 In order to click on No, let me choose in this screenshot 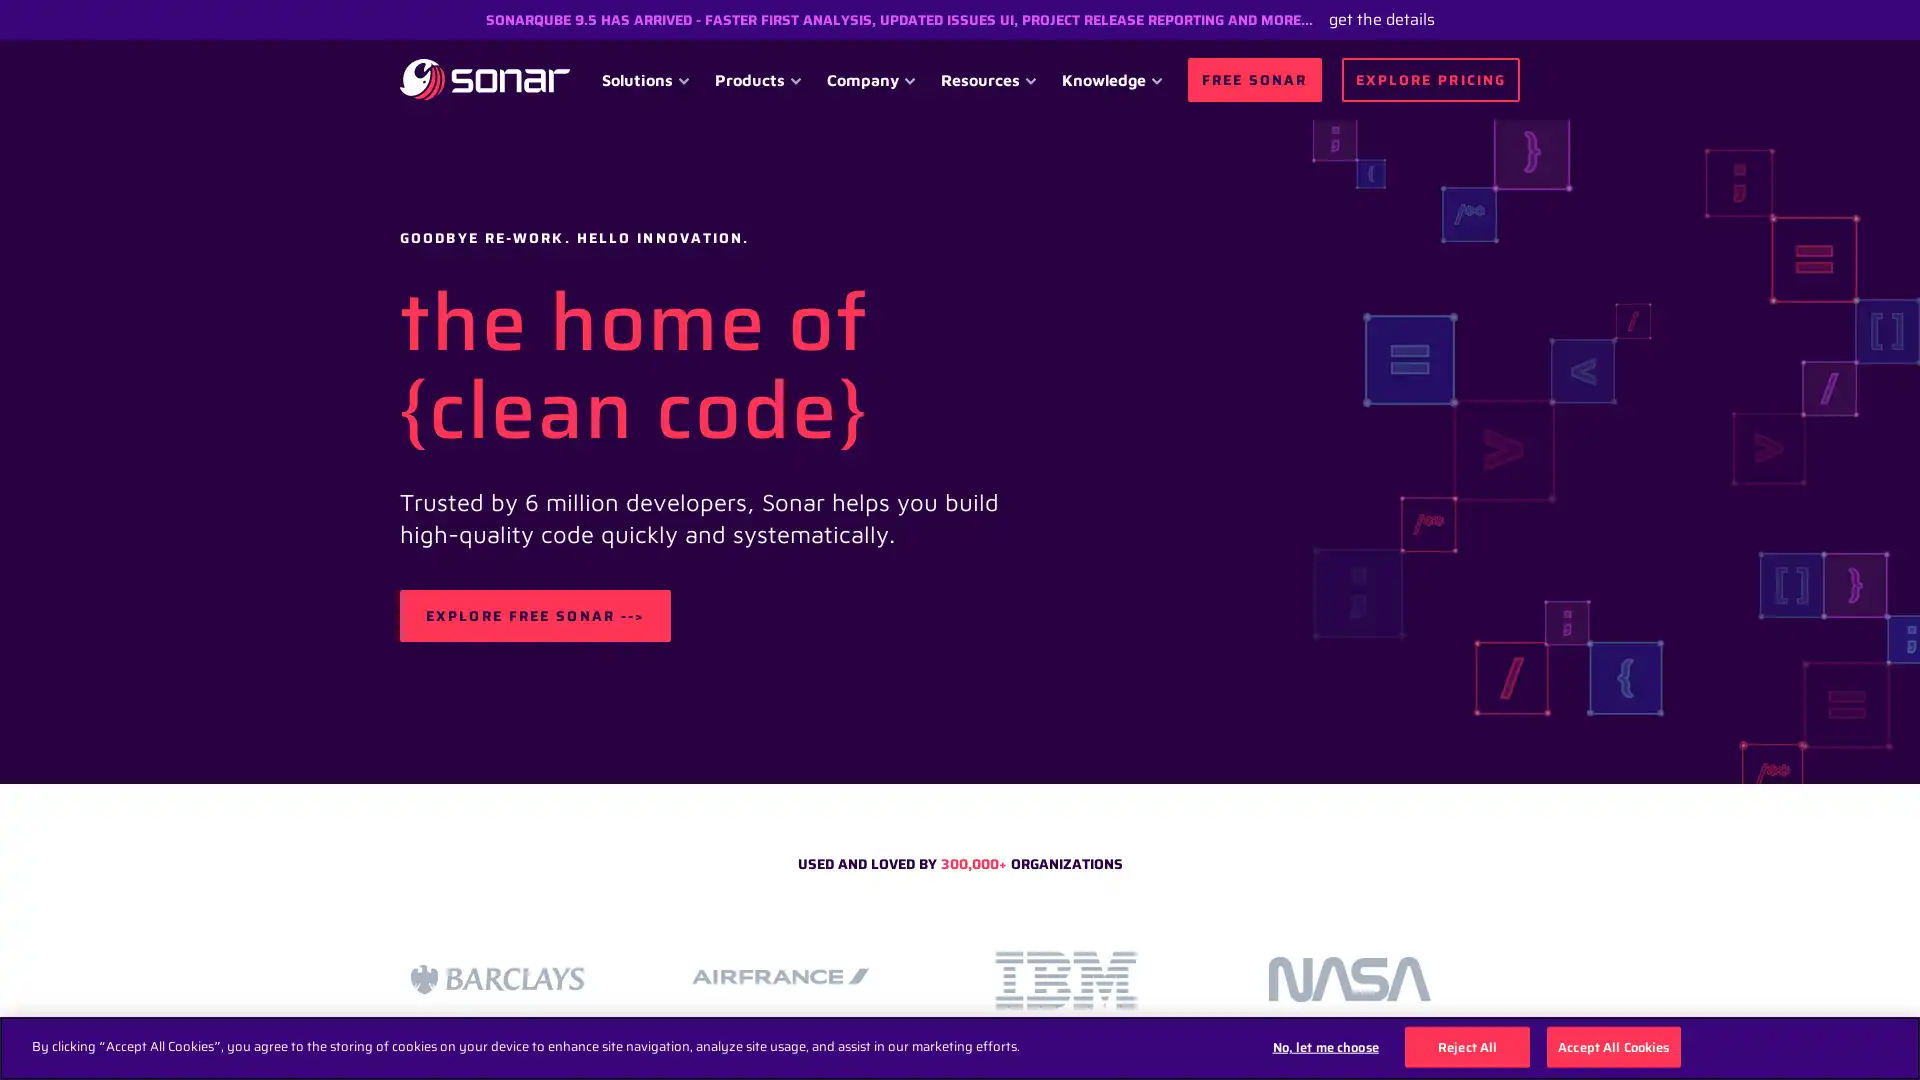, I will do `click(1325, 1045)`.